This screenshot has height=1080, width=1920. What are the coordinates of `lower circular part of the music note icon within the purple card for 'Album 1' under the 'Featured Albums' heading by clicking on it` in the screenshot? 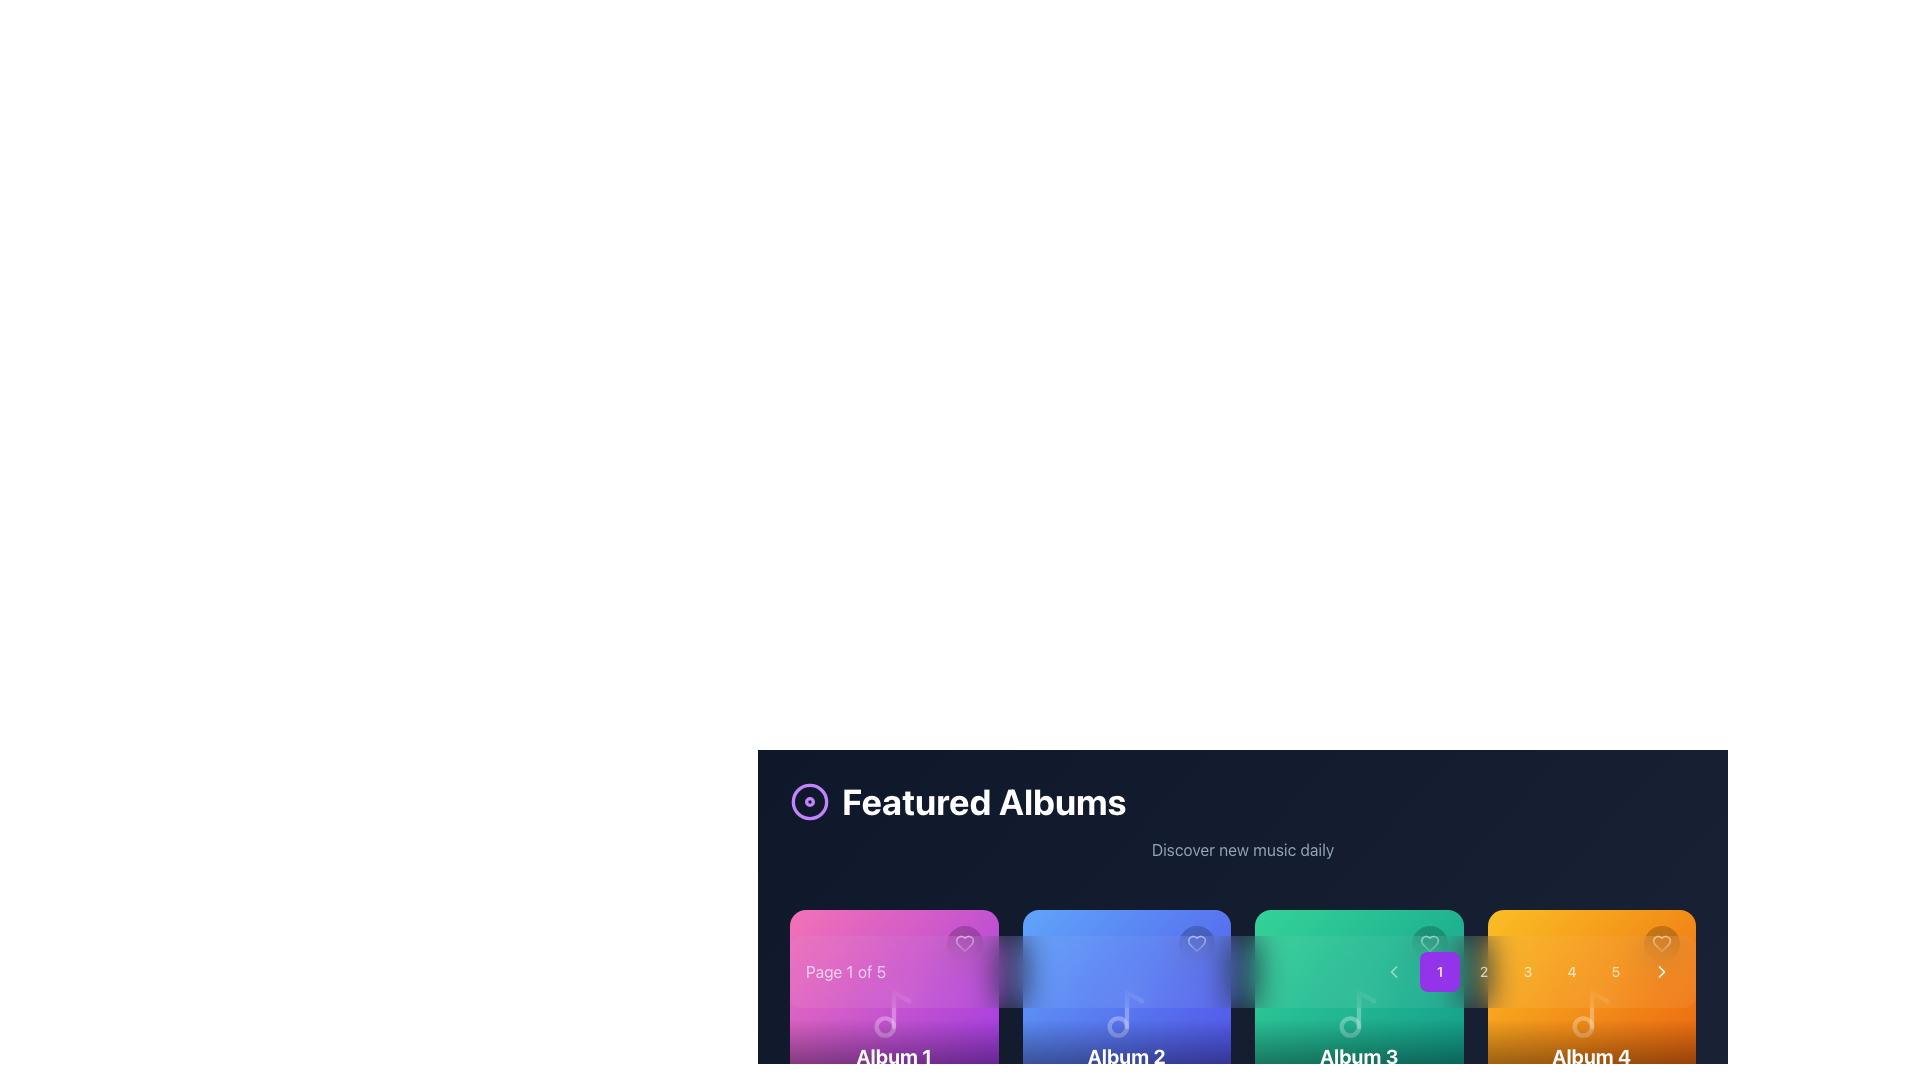 It's located at (884, 1027).